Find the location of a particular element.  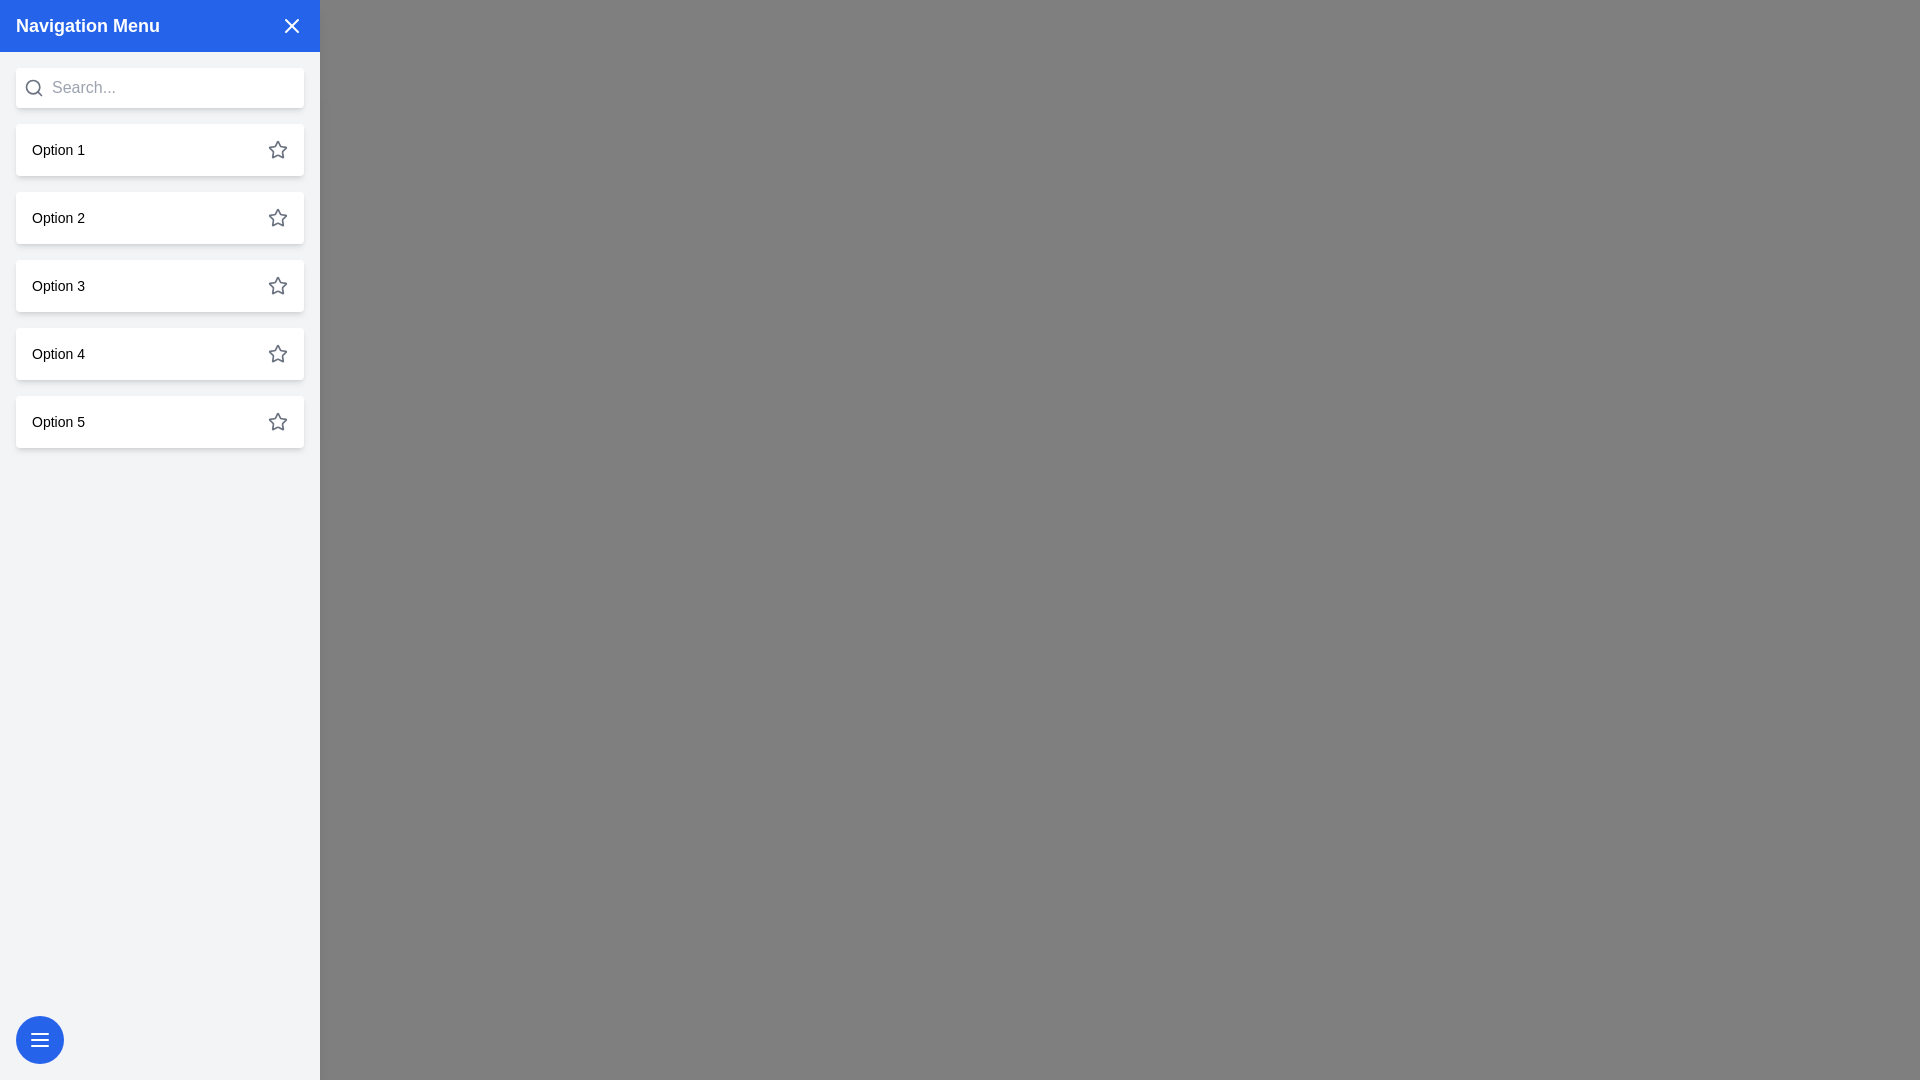

the fourth item in the vertically arranged list of options within the sidebar menu is located at coordinates (158, 353).